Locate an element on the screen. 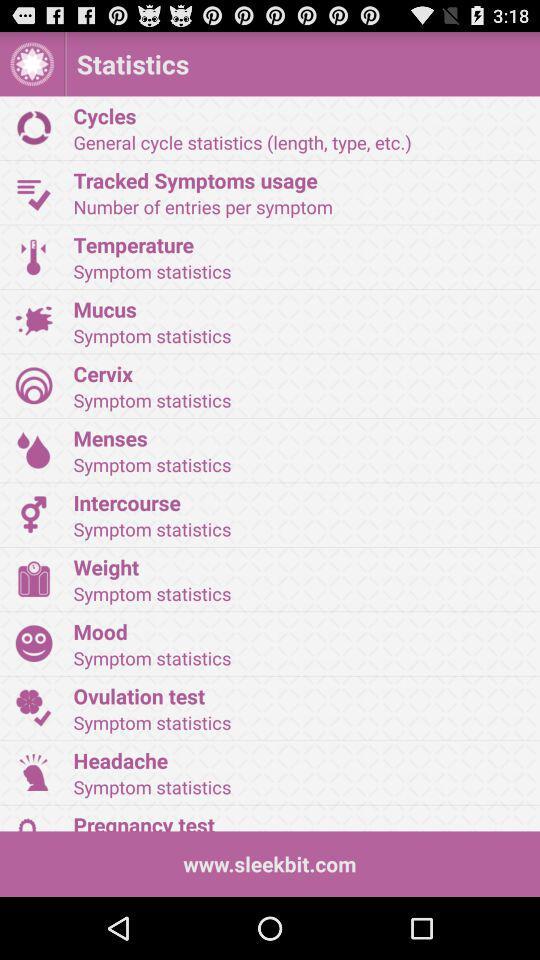 The width and height of the screenshot is (540, 960). icon above symptom statistics icon is located at coordinates (299, 759).